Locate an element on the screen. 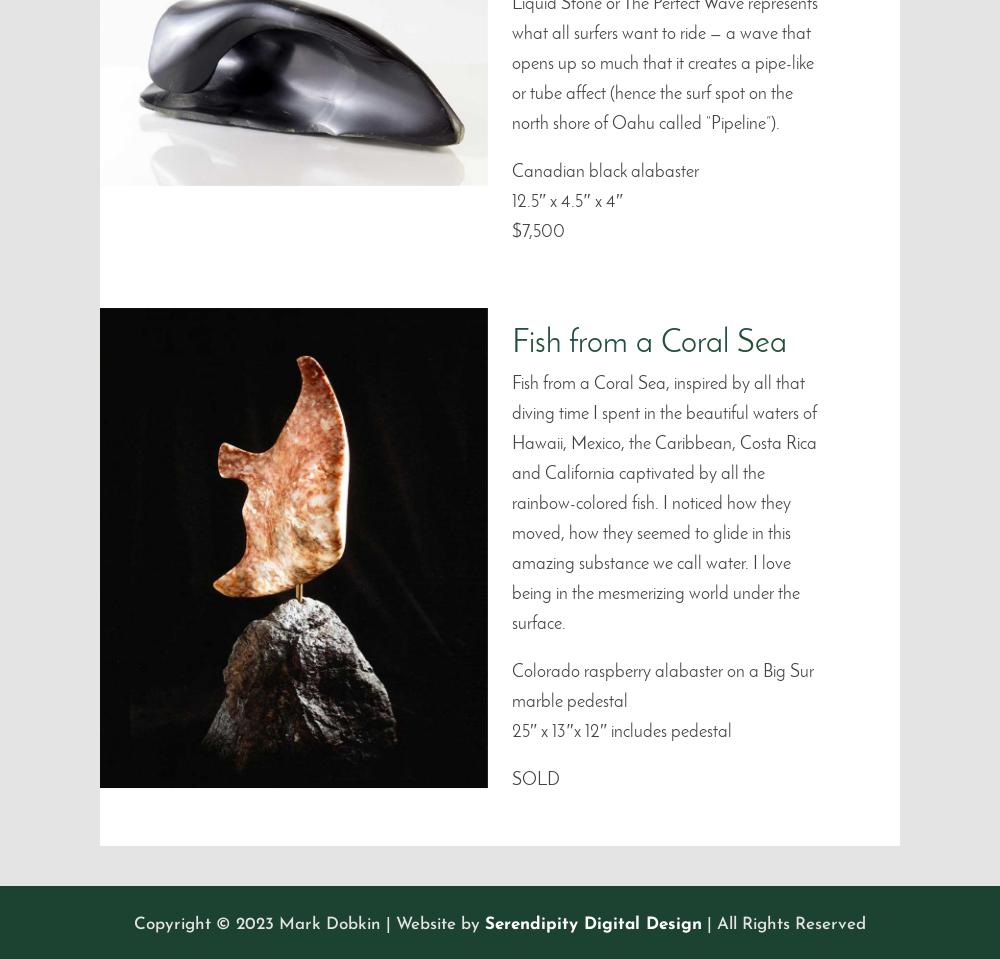  '| All Rights Reserved' is located at coordinates (784, 923).